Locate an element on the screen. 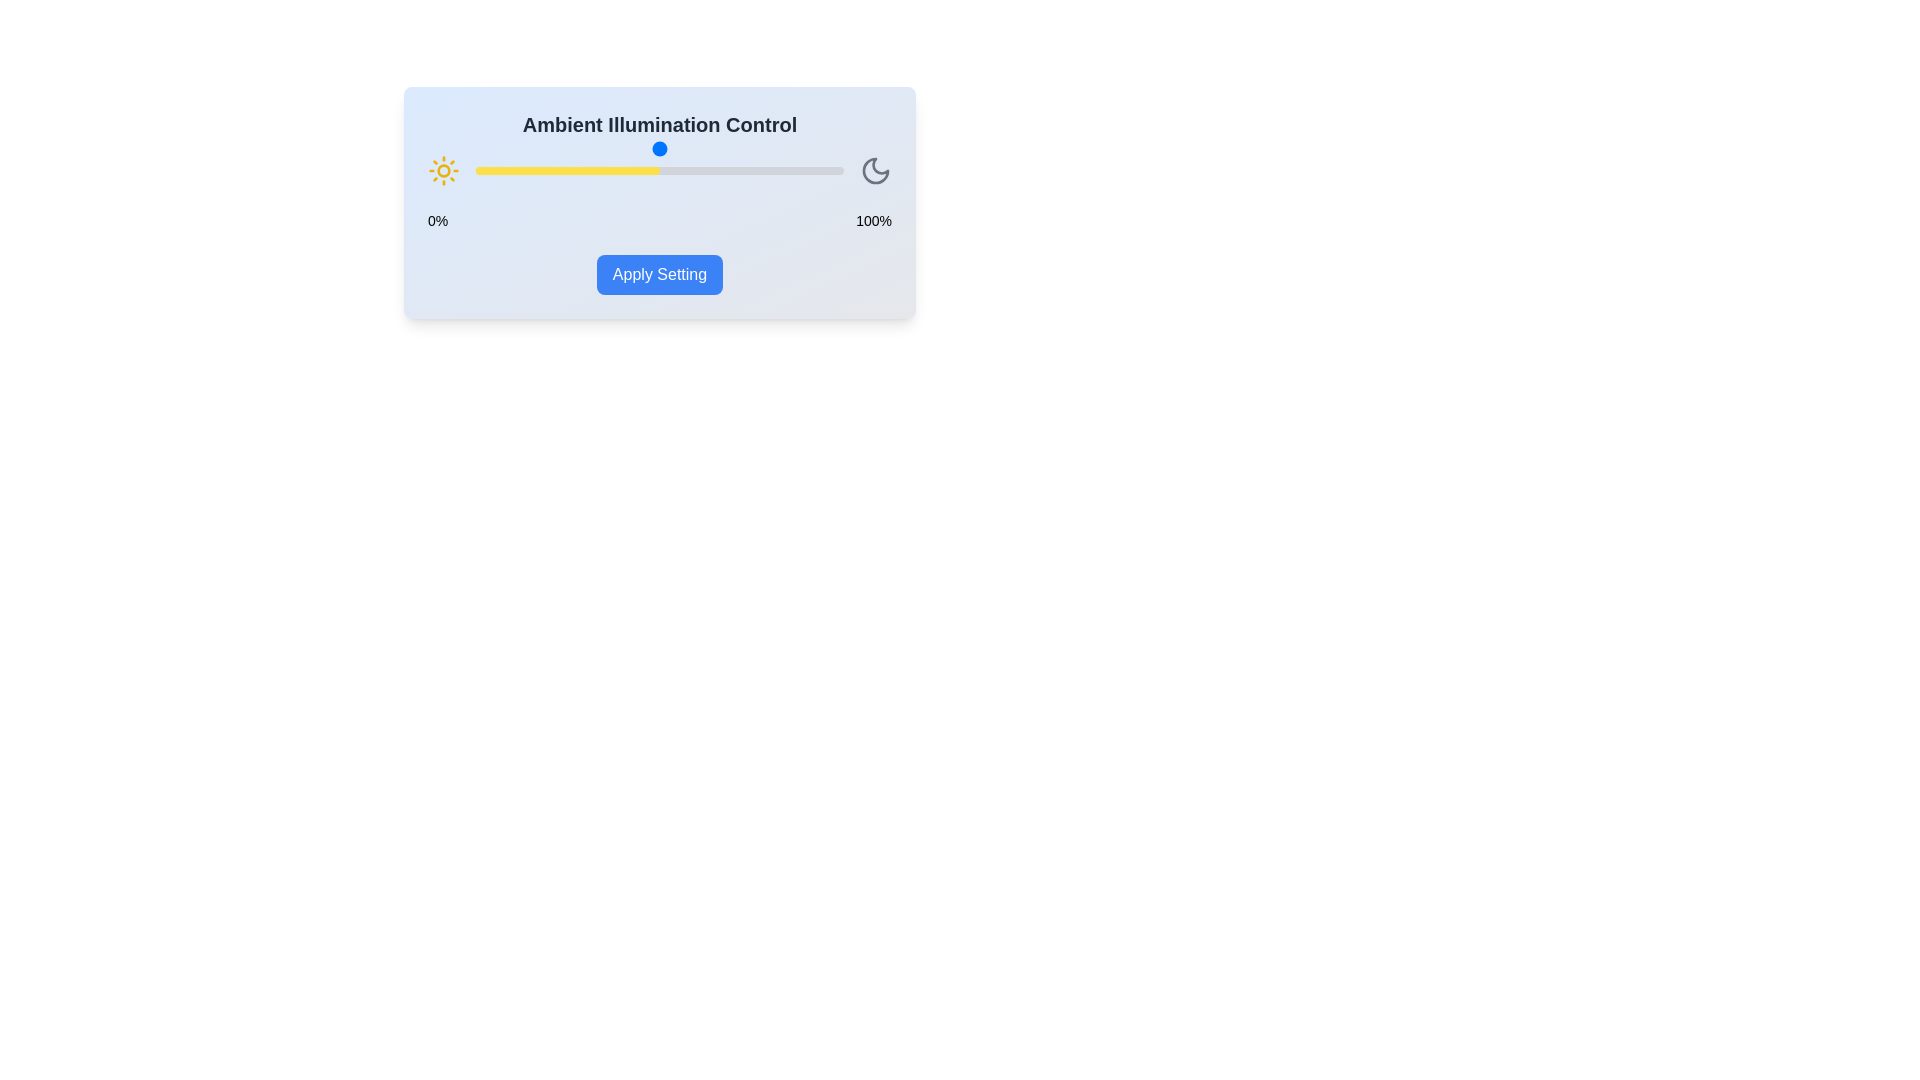 This screenshot has height=1080, width=1920. the slider to set the illumination level to 57% is located at coordinates (685, 169).